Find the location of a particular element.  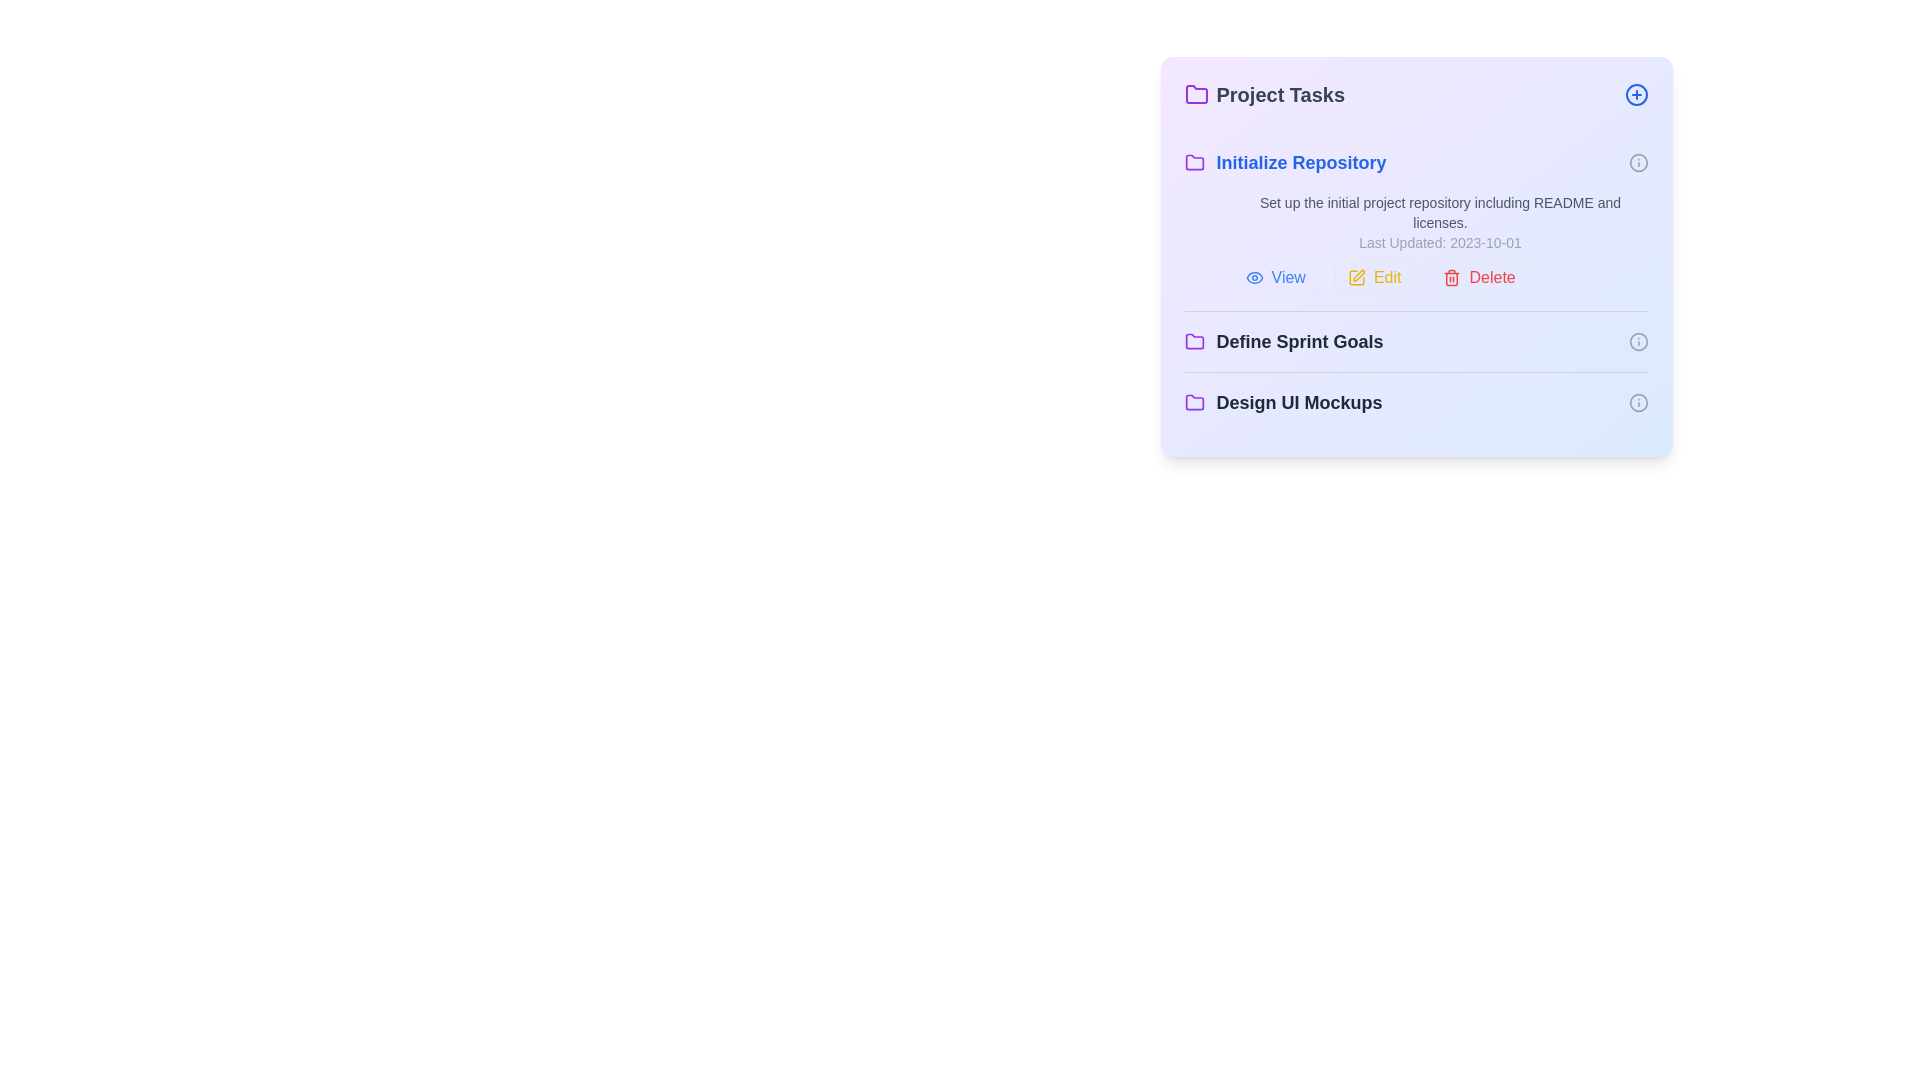

the Circle element which is part of the SVG graphics located on the sidebar is located at coordinates (1638, 161).